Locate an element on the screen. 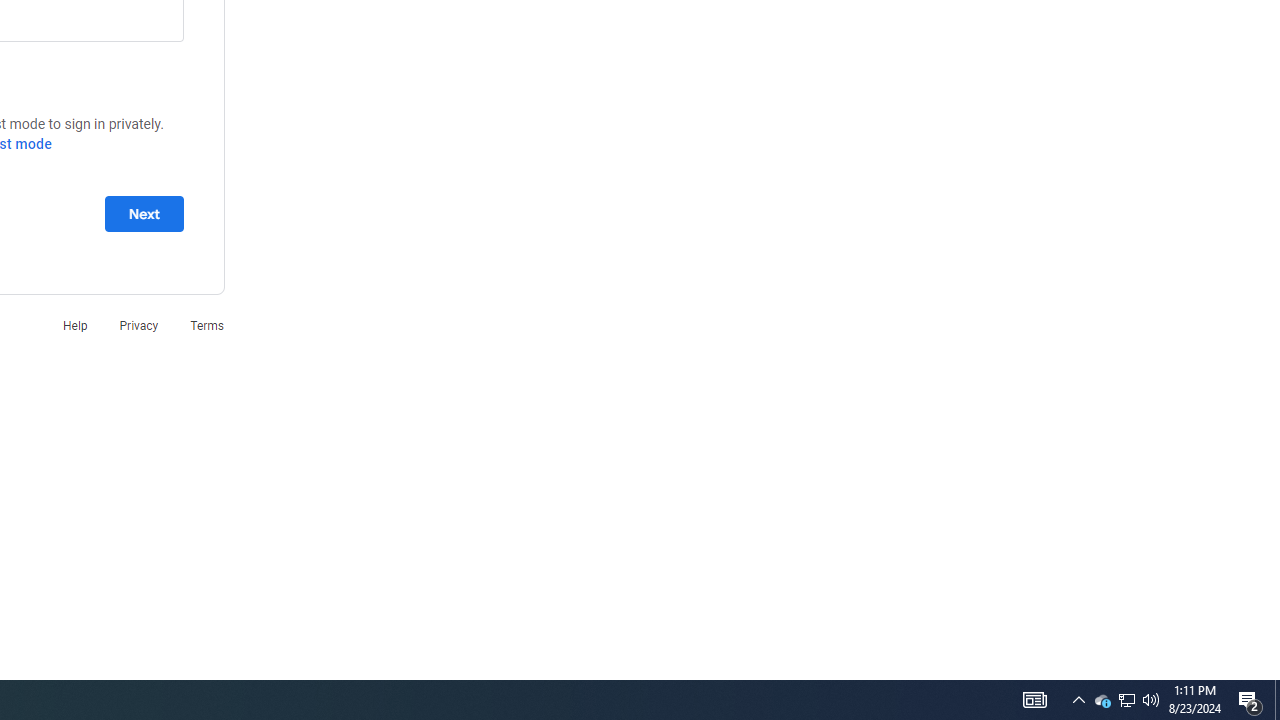 This screenshot has height=720, width=1280. 'AutomationID: 4105' is located at coordinates (1034, 698).